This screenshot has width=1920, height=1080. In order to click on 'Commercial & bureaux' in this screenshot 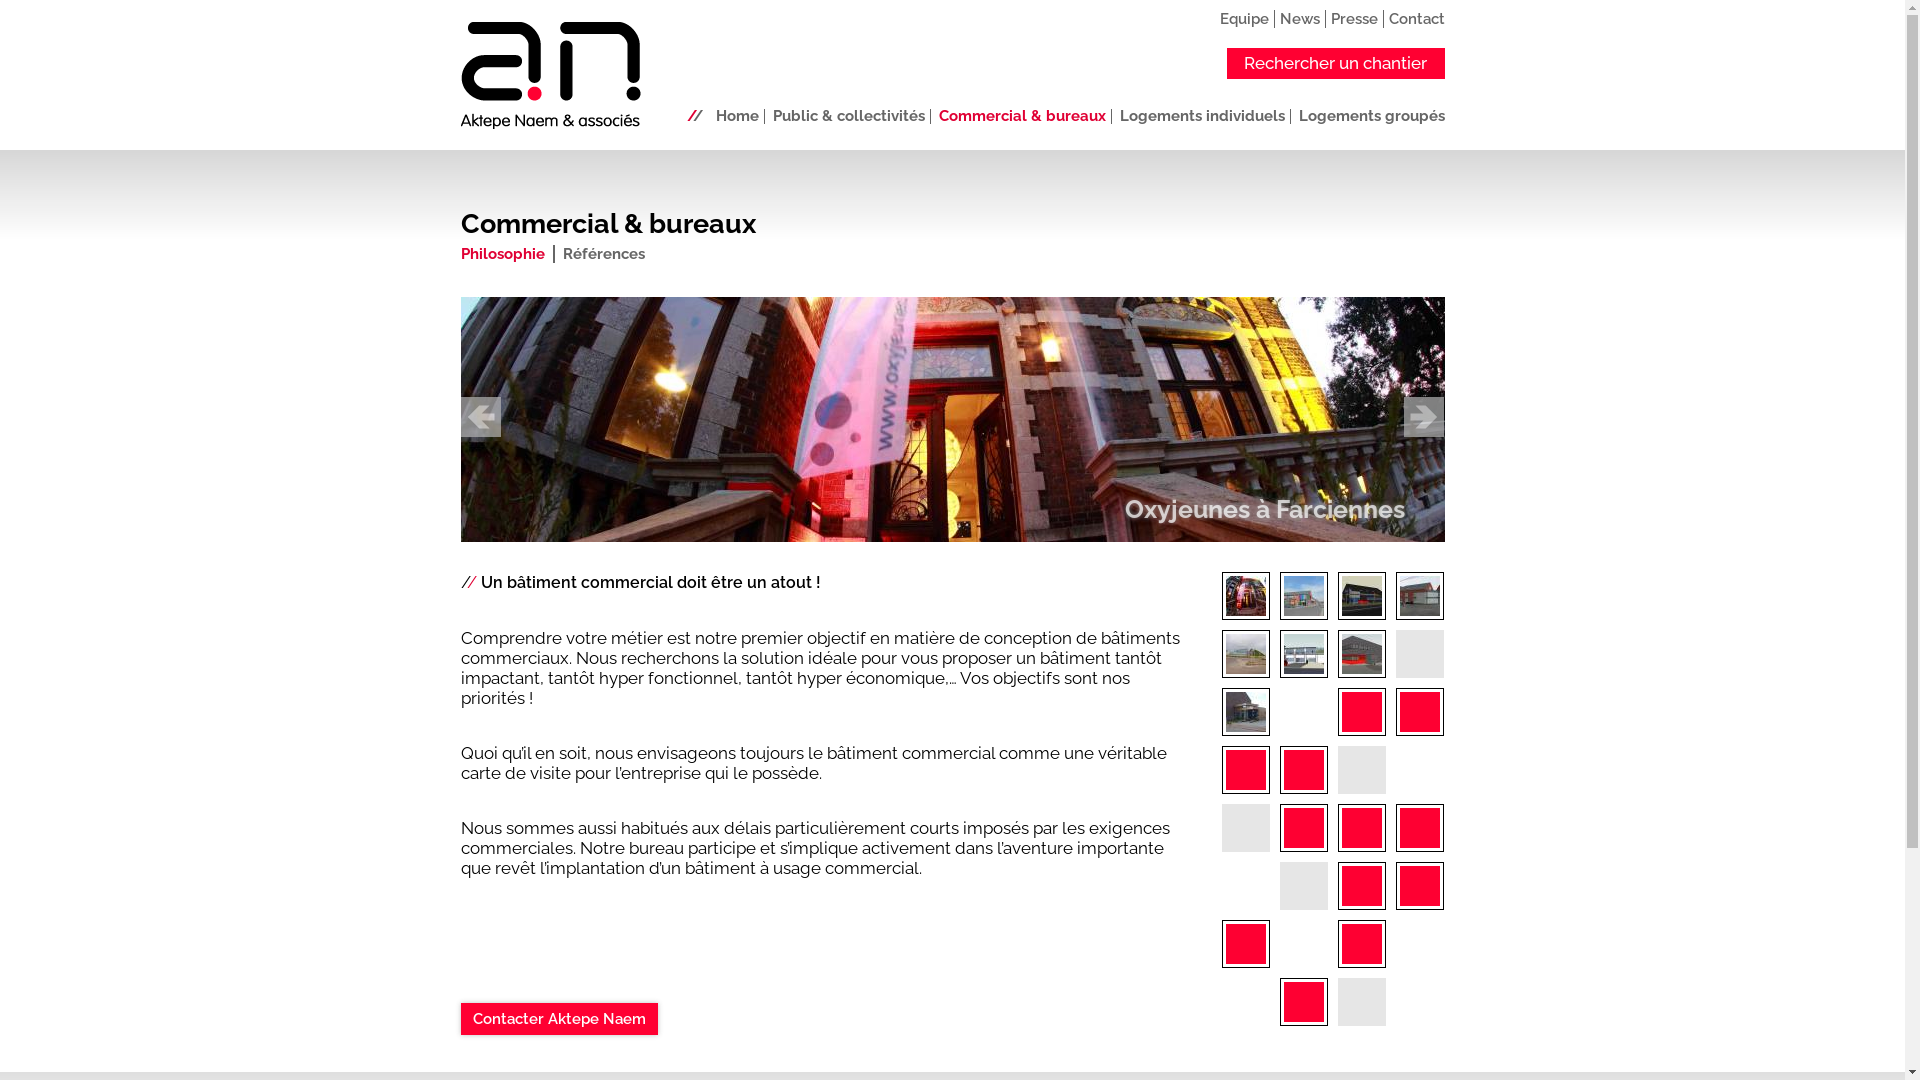, I will do `click(1021, 115)`.